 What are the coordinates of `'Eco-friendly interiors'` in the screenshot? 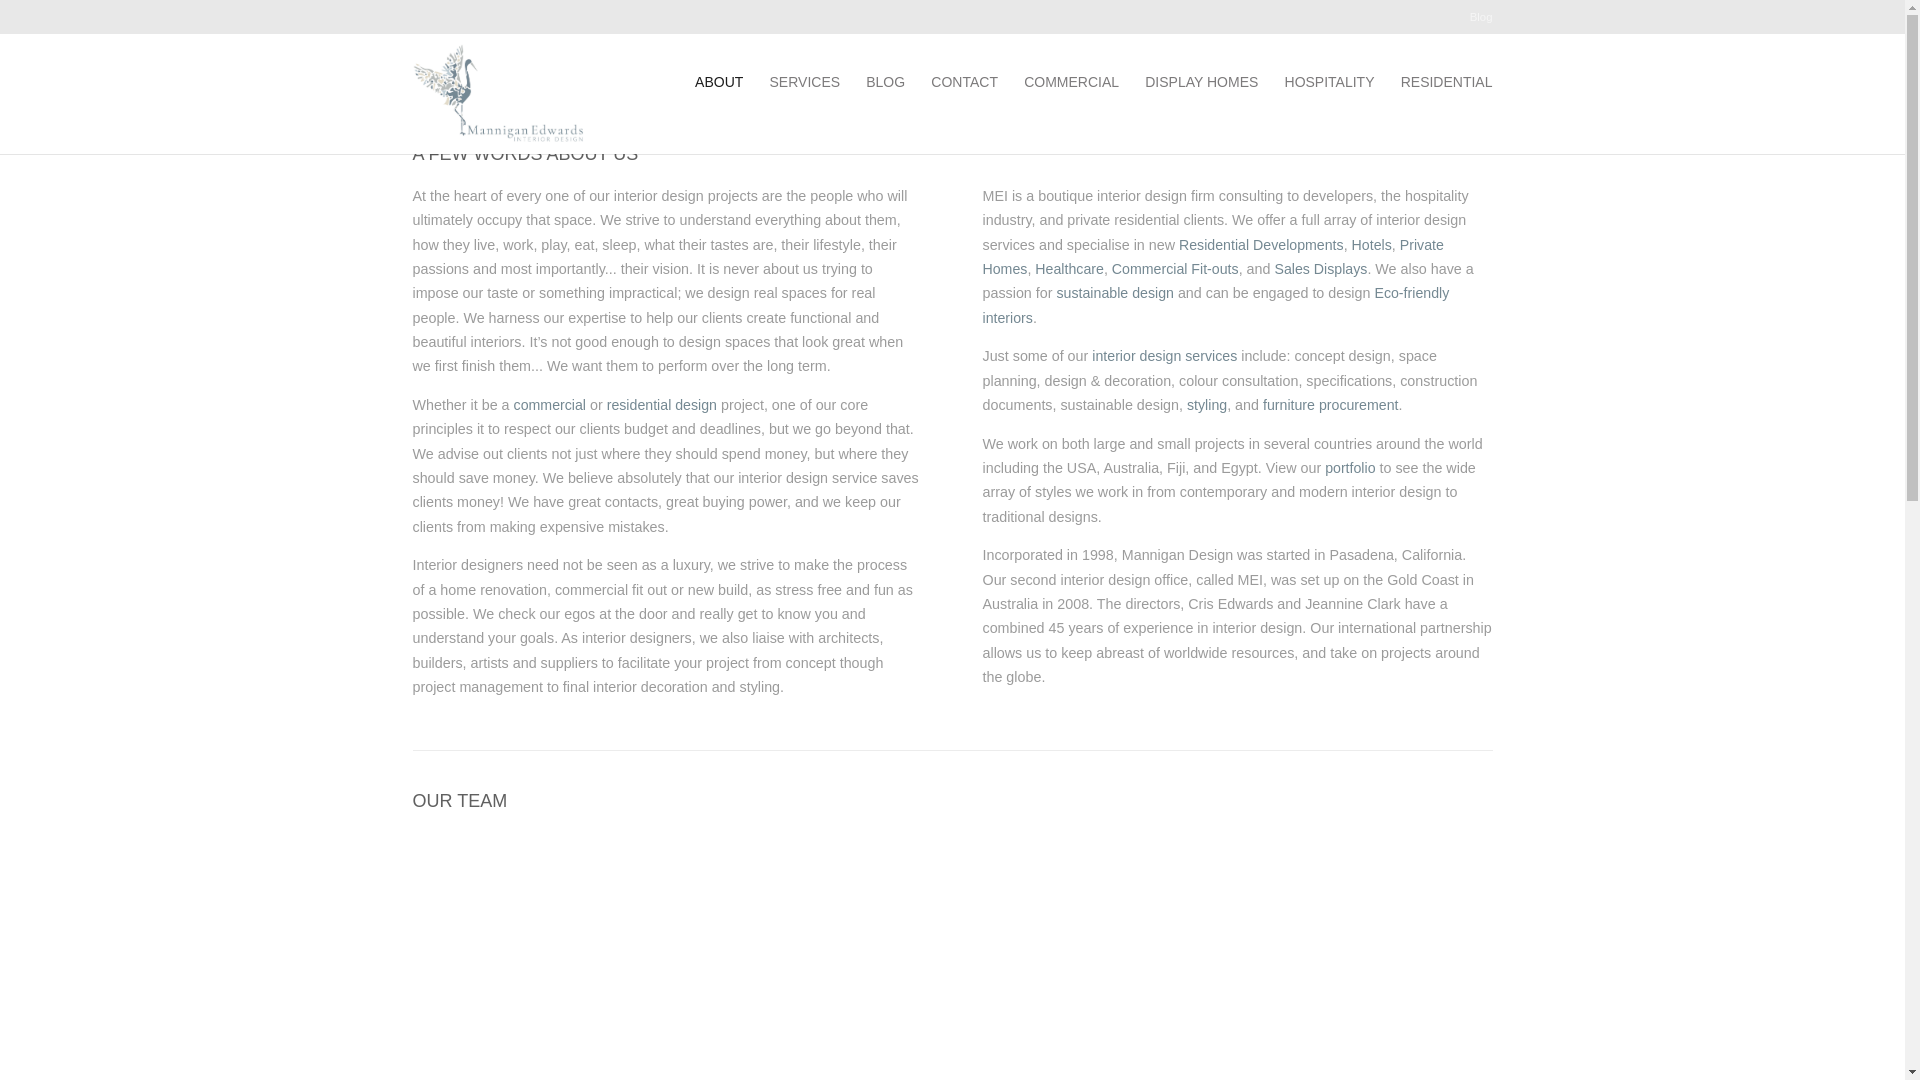 It's located at (1214, 304).